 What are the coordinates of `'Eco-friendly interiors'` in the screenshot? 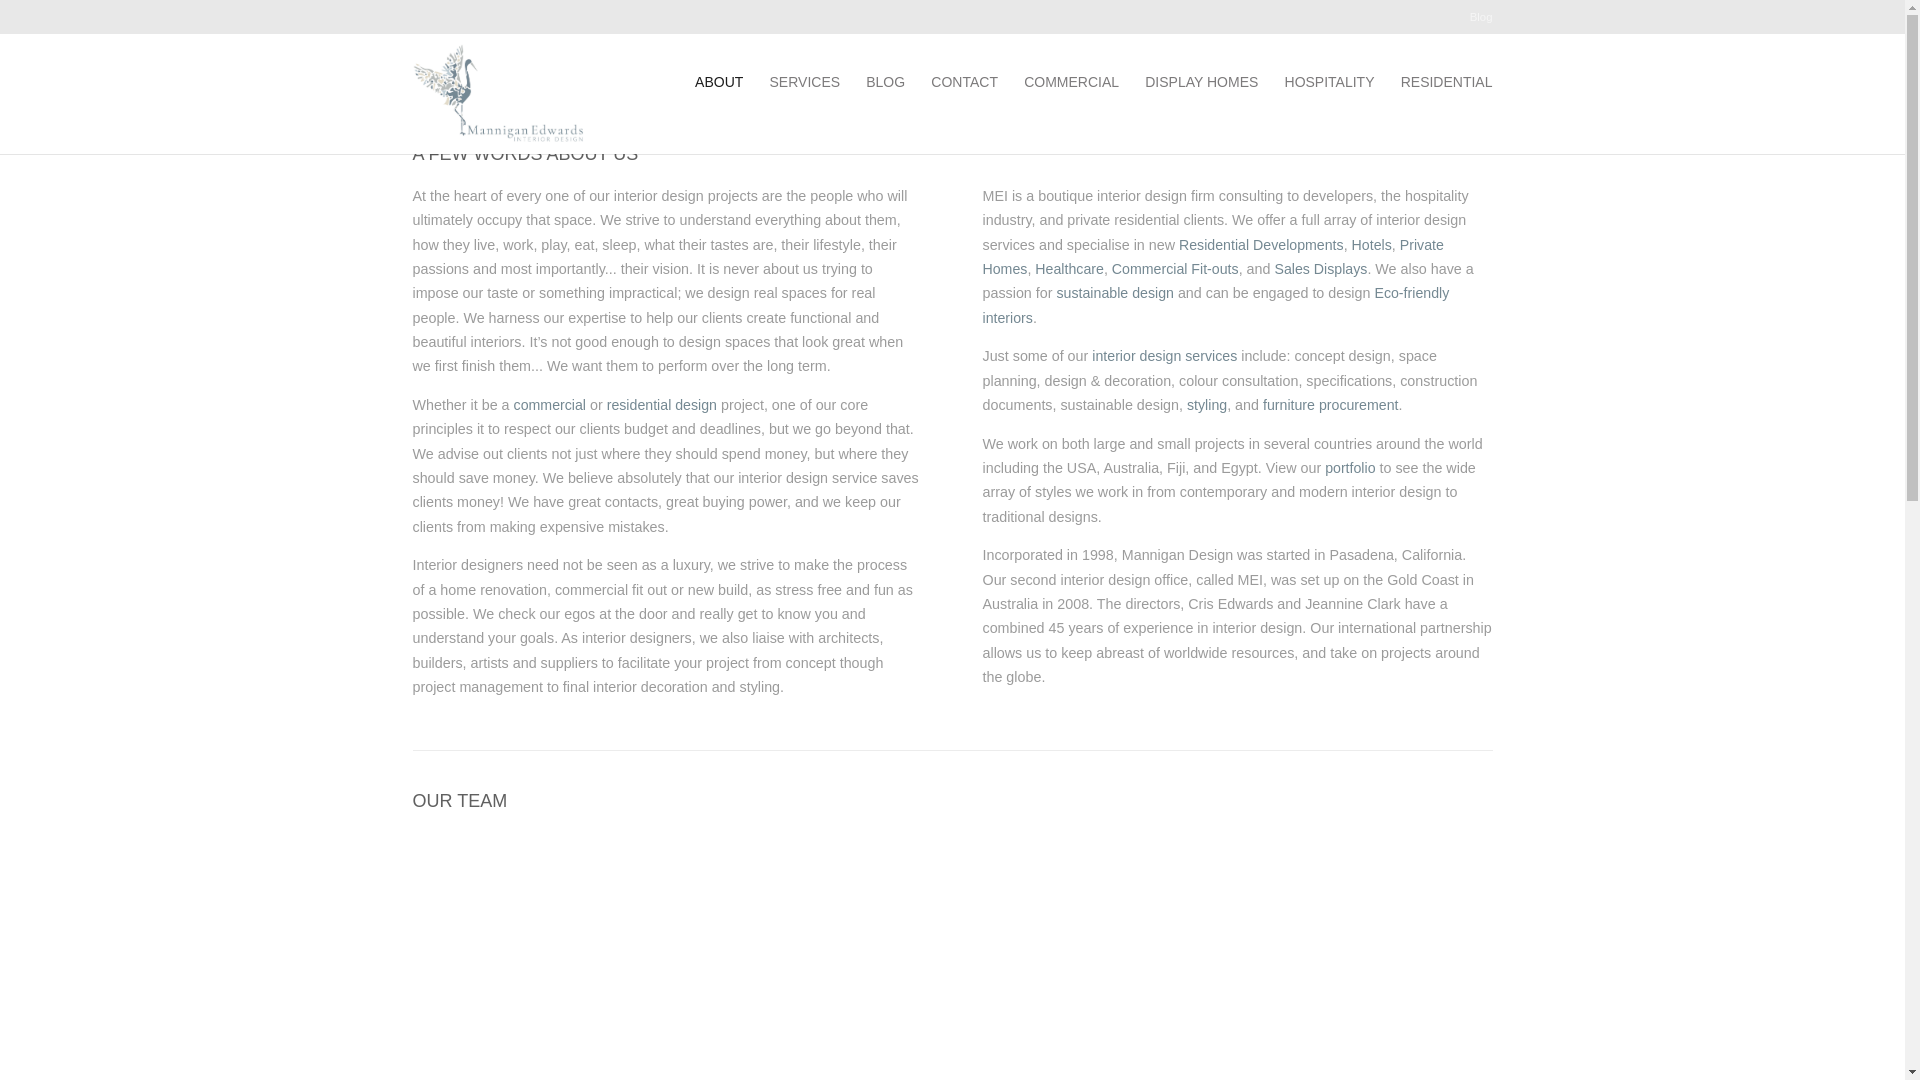 It's located at (1214, 304).